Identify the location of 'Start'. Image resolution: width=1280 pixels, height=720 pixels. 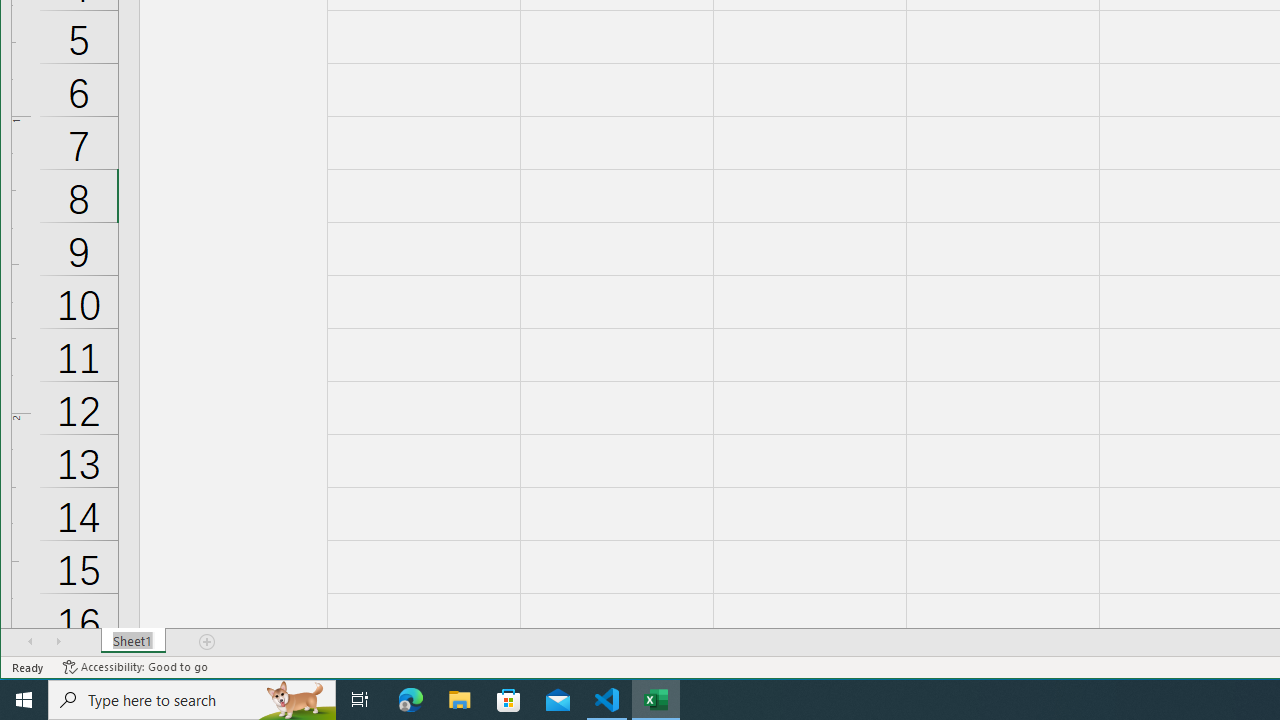
(24, 698).